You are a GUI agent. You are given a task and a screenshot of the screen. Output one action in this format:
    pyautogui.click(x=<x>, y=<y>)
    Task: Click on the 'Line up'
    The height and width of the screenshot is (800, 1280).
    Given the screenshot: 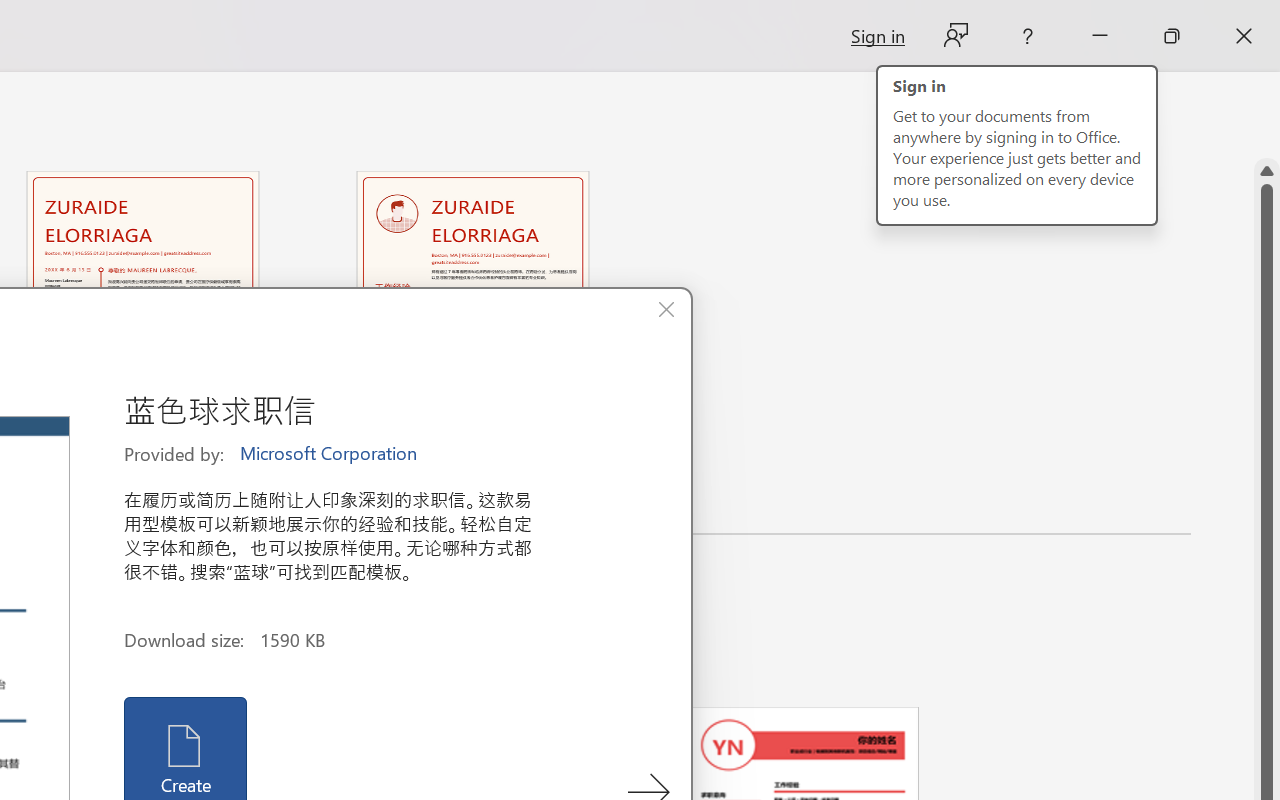 What is the action you would take?
    pyautogui.click(x=1266, y=170)
    